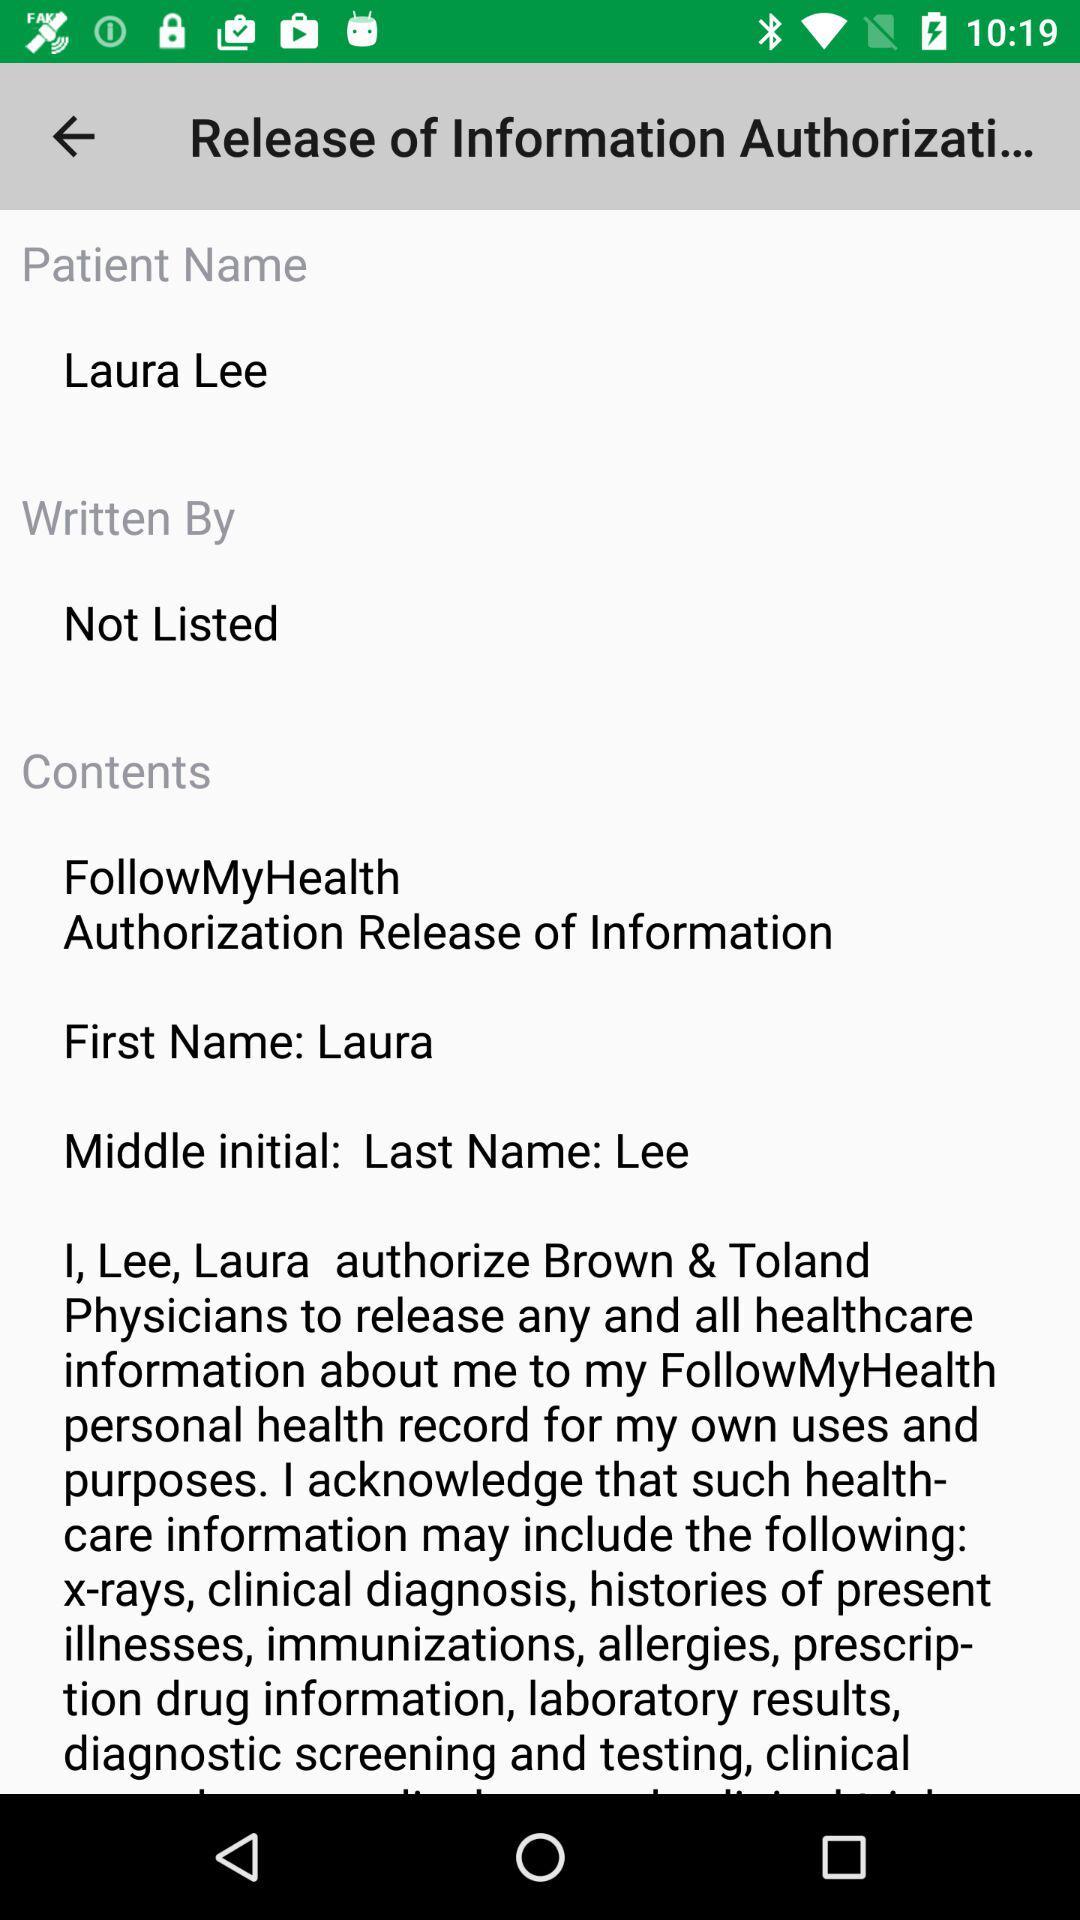 The height and width of the screenshot is (1920, 1080). What do you see at coordinates (72, 135) in the screenshot?
I see `the icon at the top left corner` at bounding box center [72, 135].